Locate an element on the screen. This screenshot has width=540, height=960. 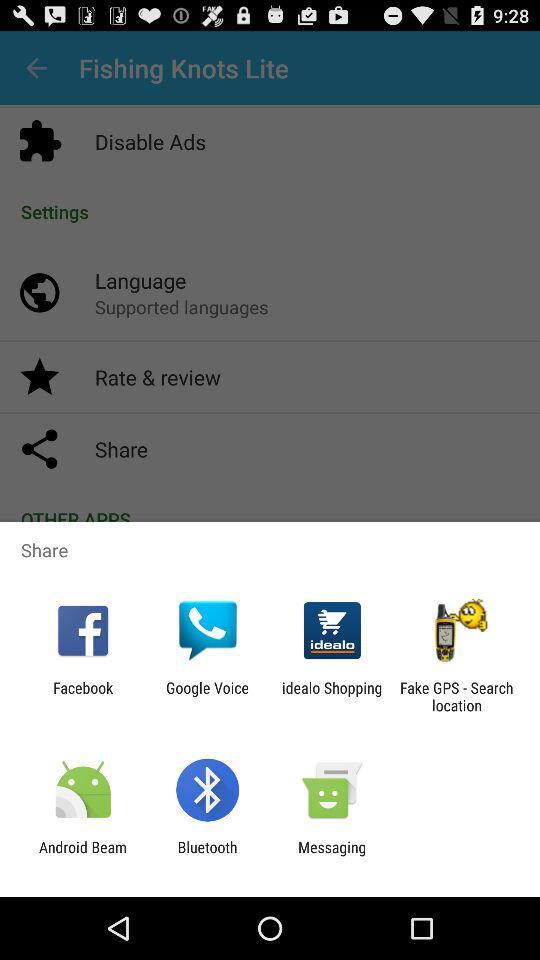
item next to the google voice item is located at coordinates (332, 696).